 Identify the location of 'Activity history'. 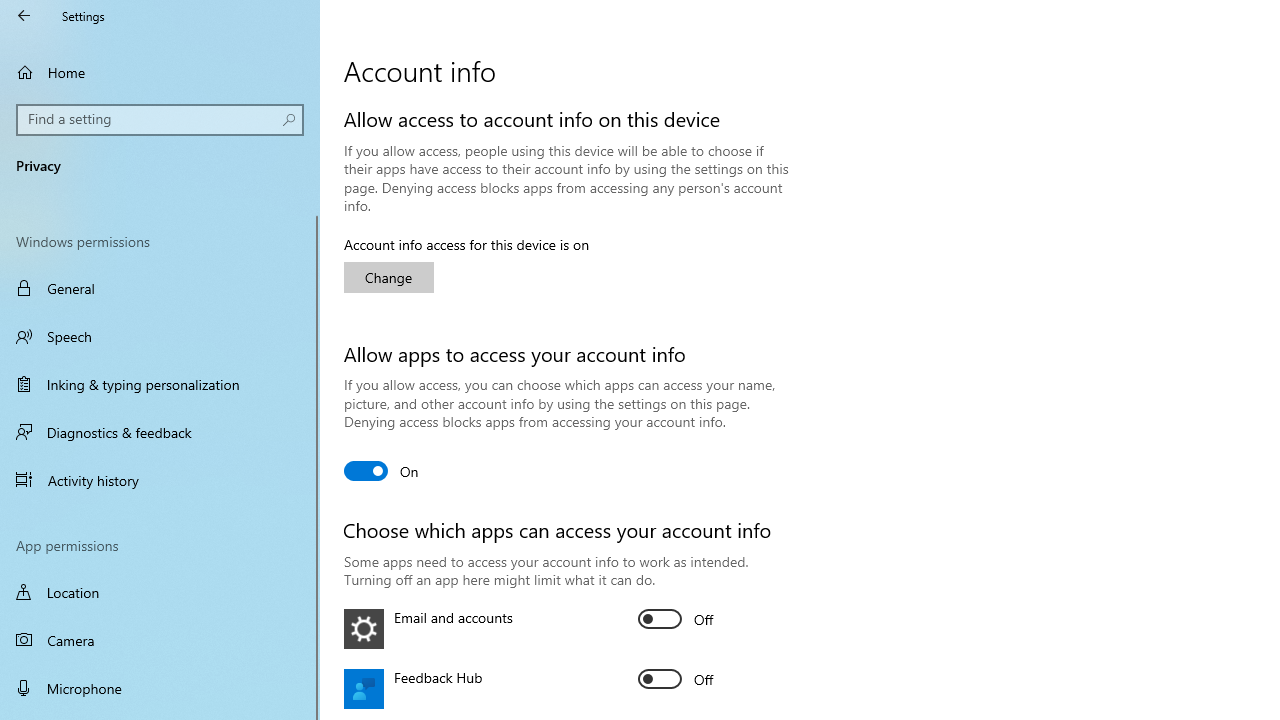
(160, 479).